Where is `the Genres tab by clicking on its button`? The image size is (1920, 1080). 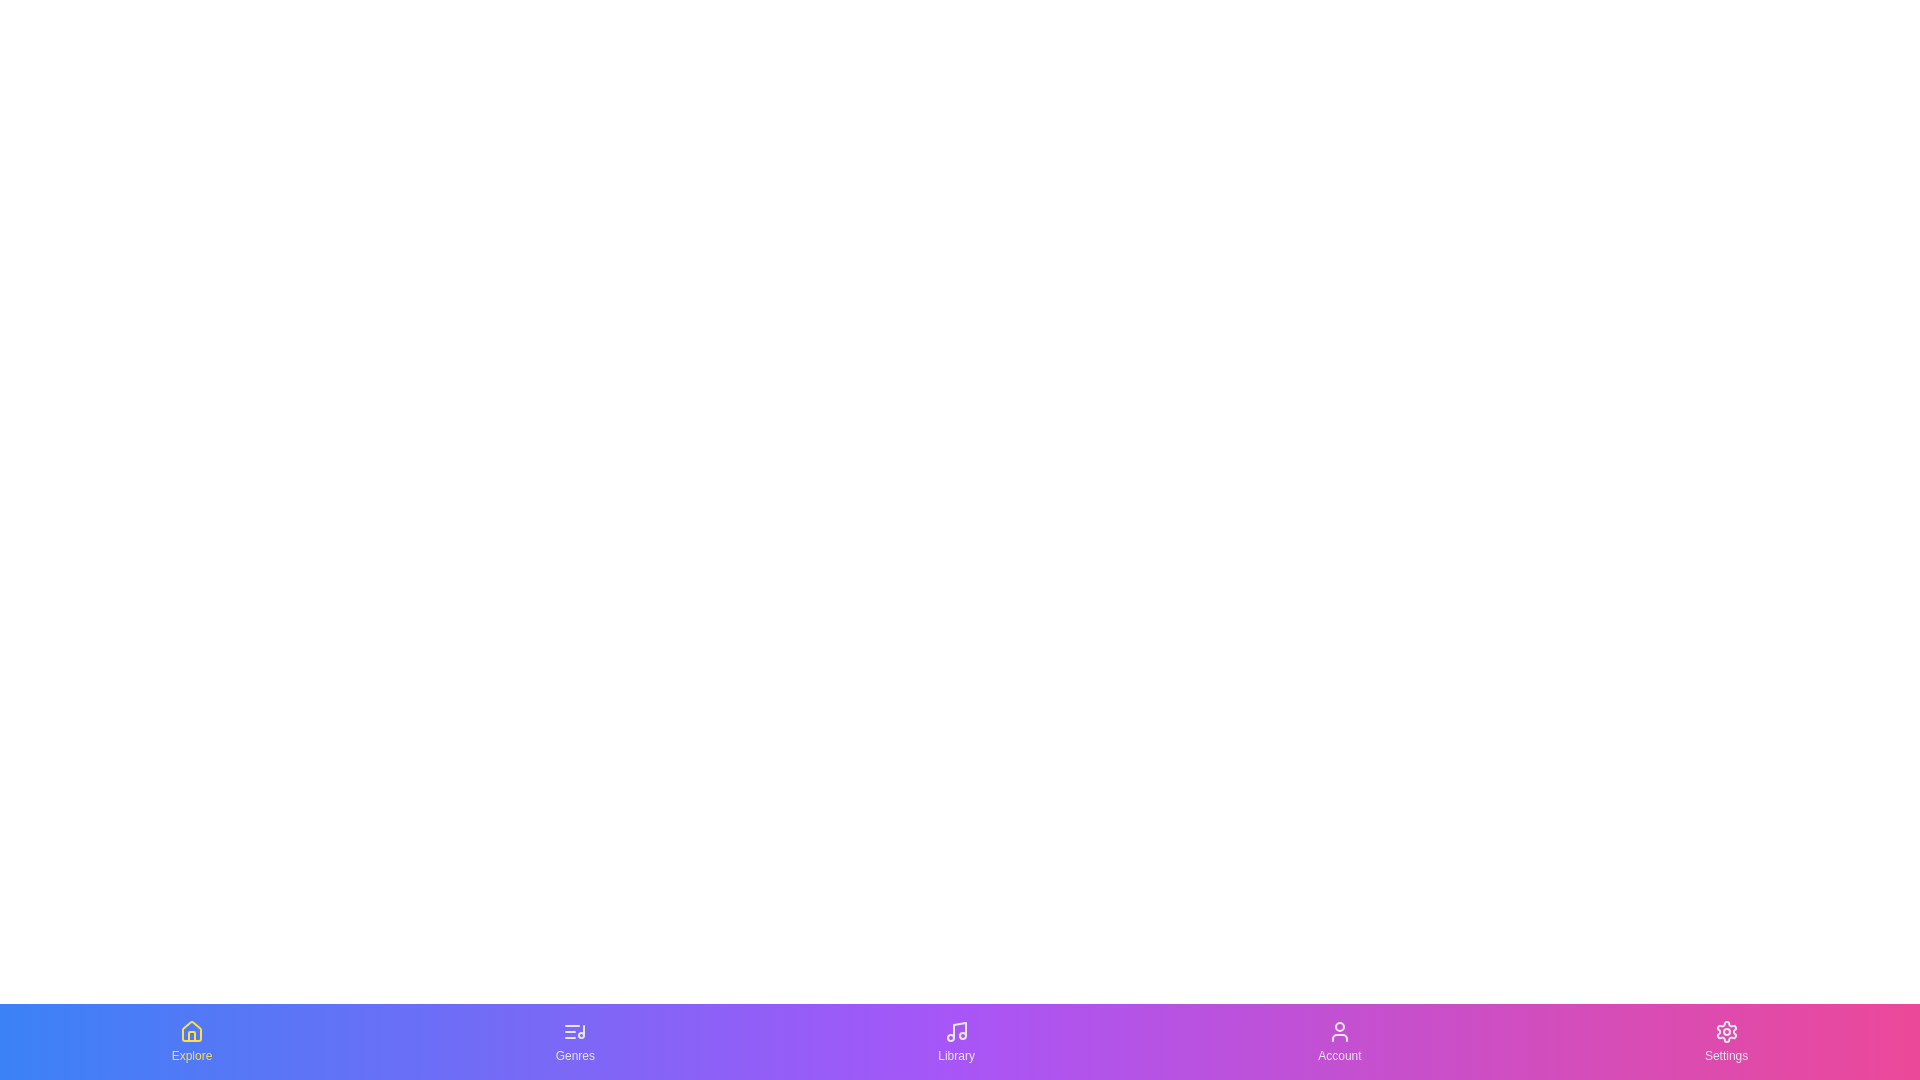
the Genres tab by clicking on its button is located at coordinates (574, 1040).